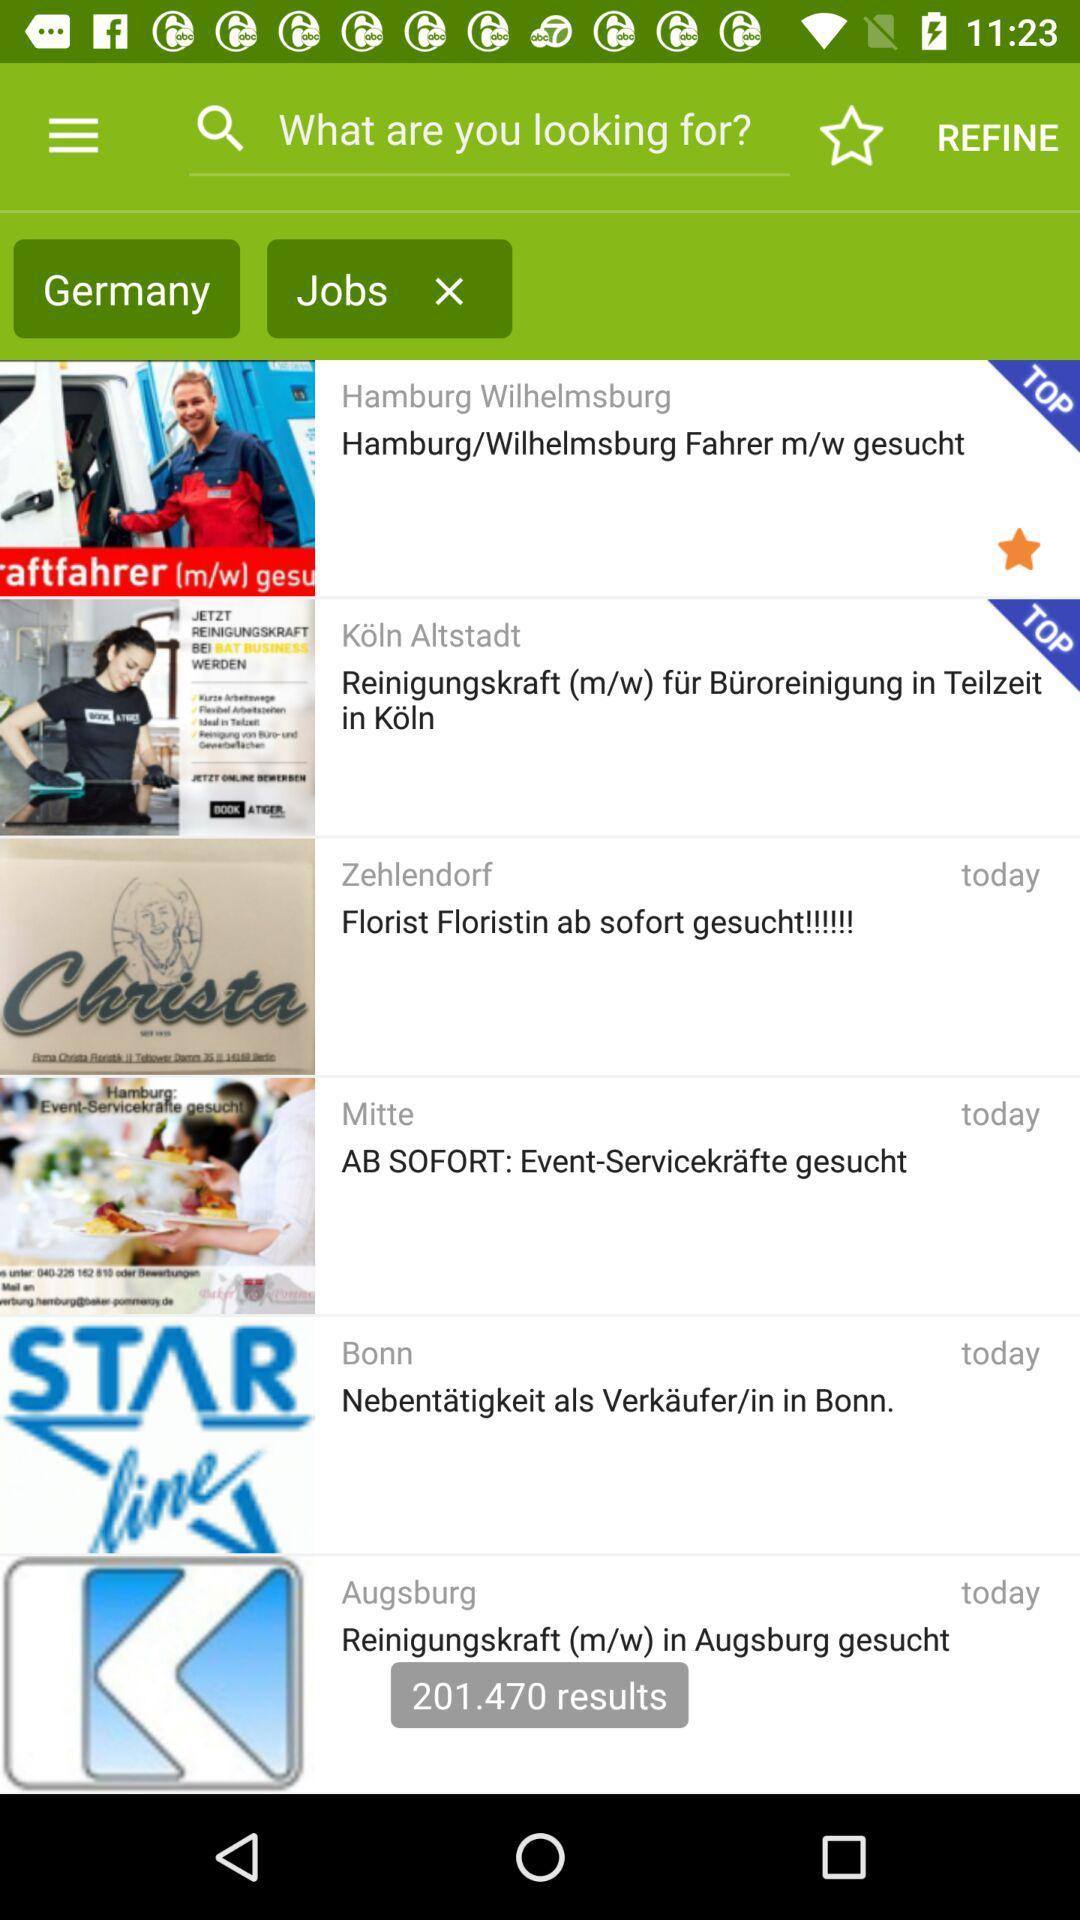 This screenshot has height=1920, width=1080. What do you see at coordinates (852, 135) in the screenshot?
I see `the item to the right of what are you icon` at bounding box center [852, 135].